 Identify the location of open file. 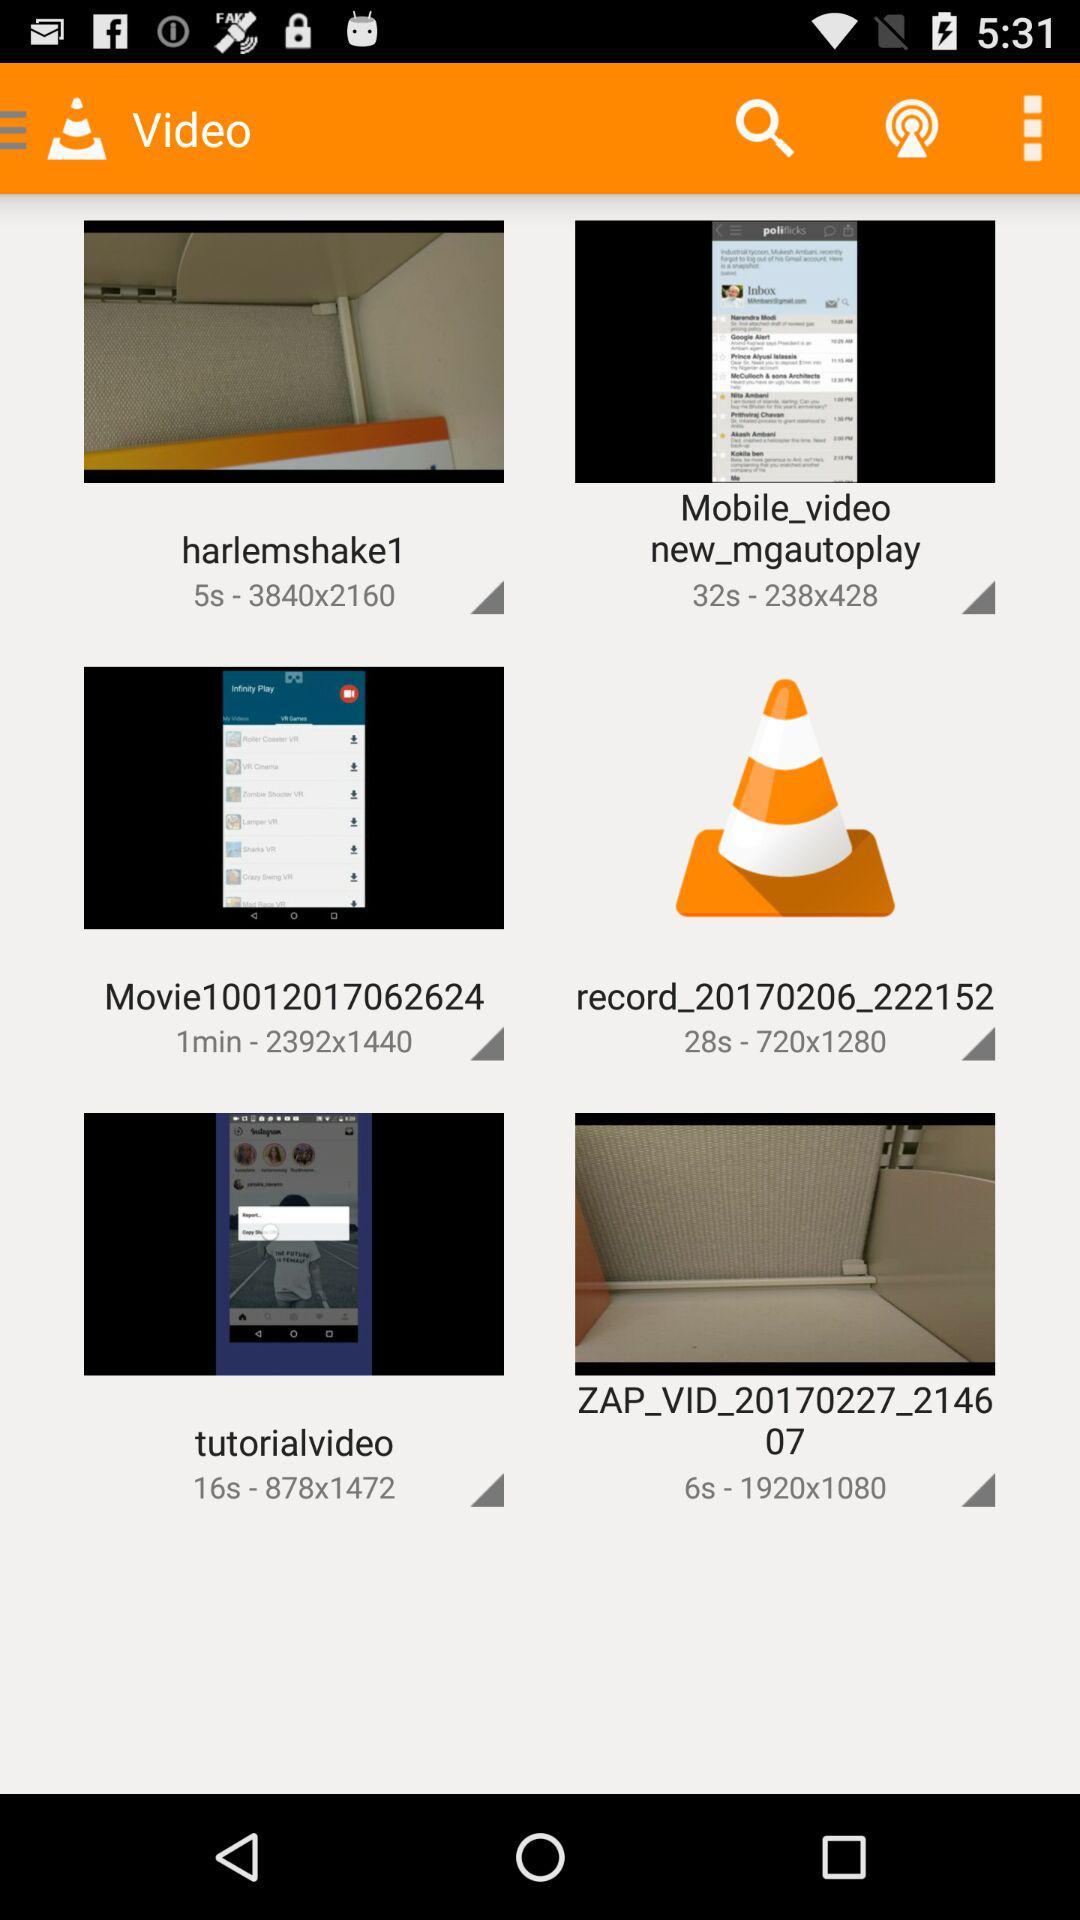
(944, 1456).